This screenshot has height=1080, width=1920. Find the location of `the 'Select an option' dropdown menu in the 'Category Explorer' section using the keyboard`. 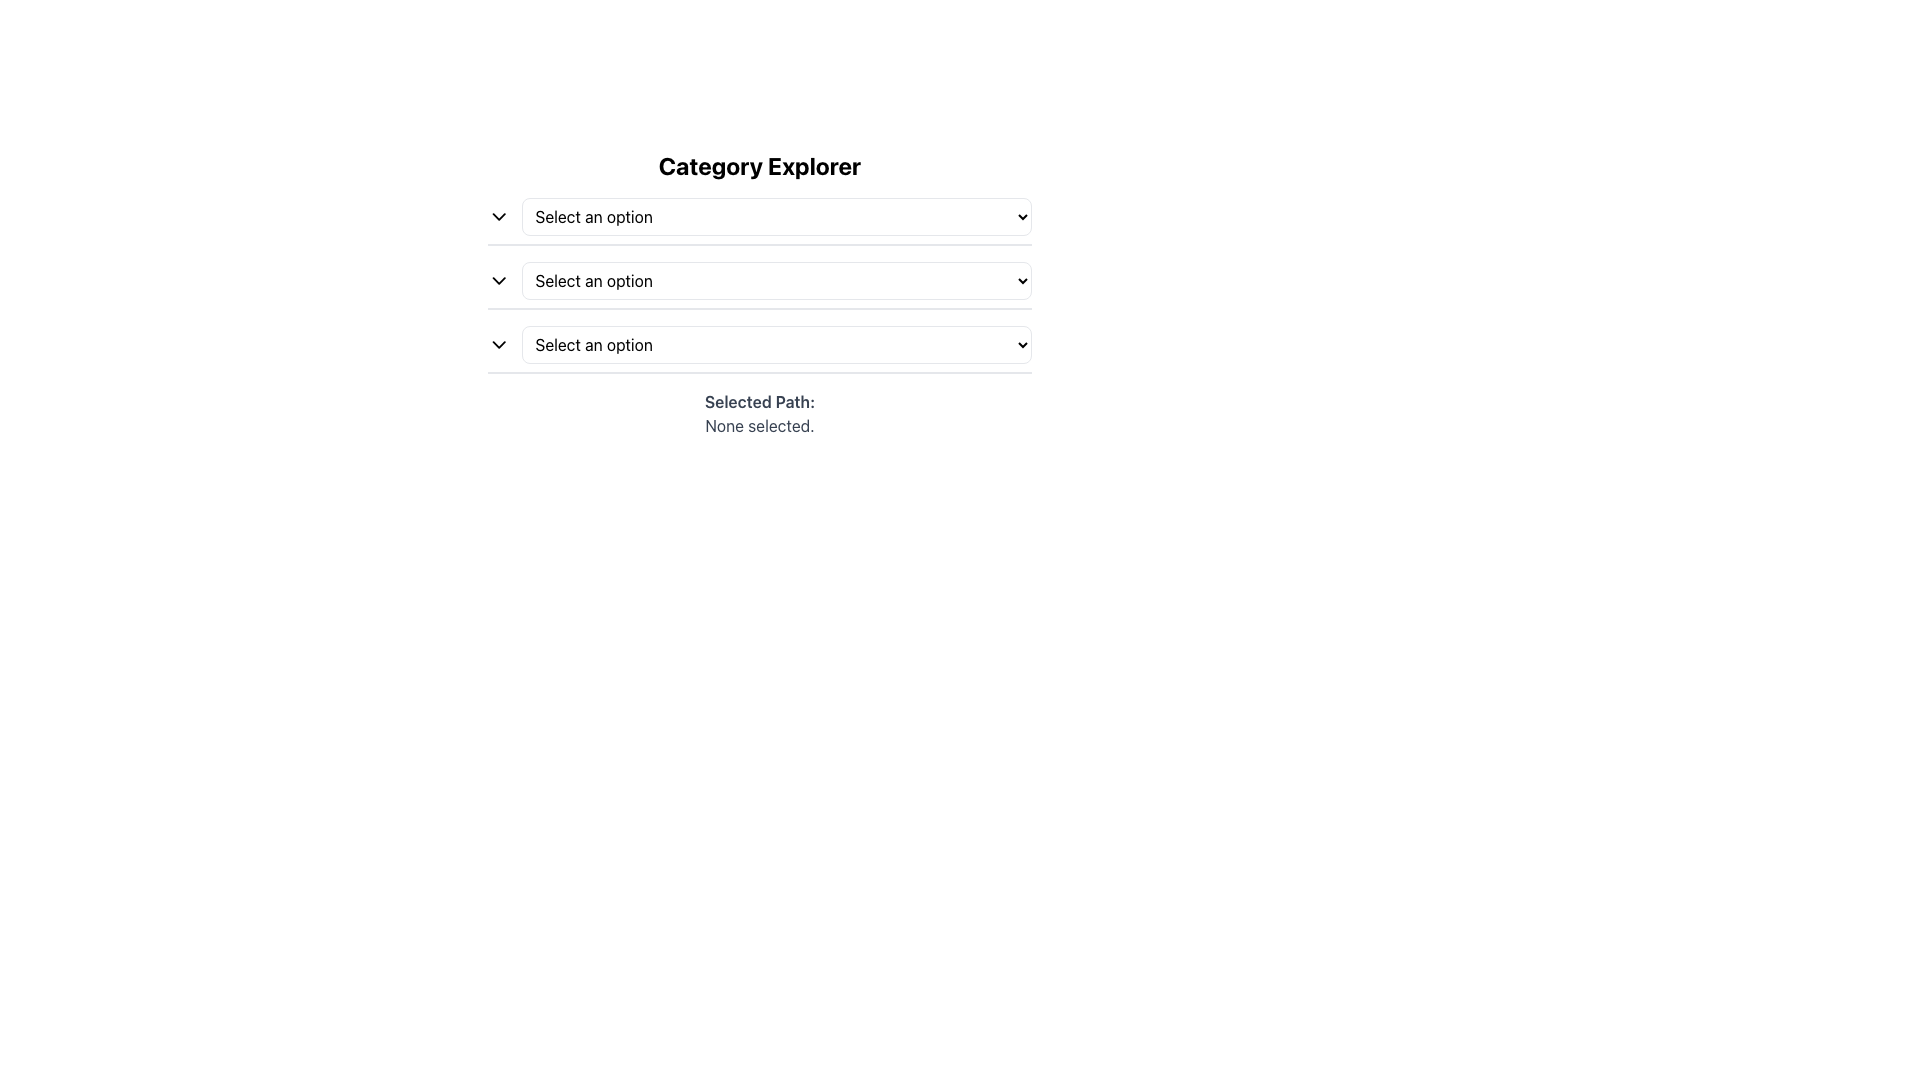

the 'Select an option' dropdown menu in the 'Category Explorer' section using the keyboard is located at coordinates (758, 285).